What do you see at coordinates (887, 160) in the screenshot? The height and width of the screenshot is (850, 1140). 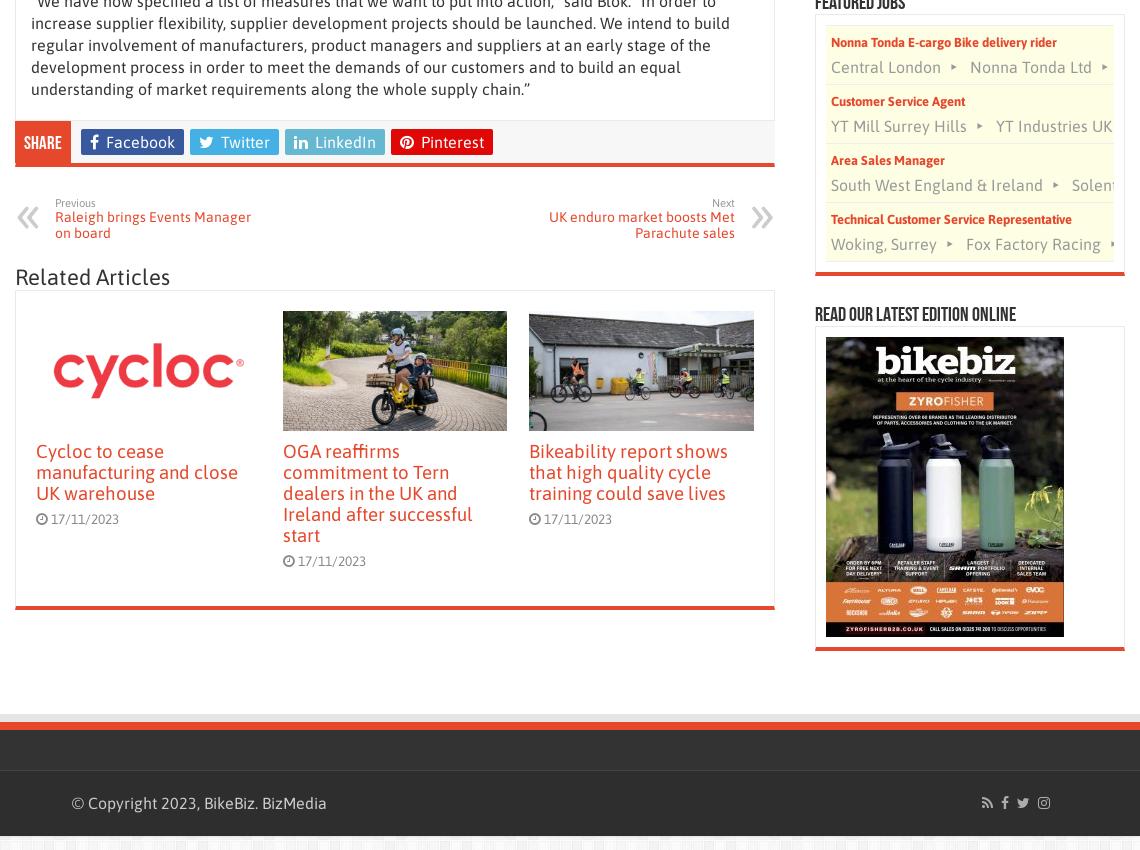 I see `'Area Sales Manager'` at bounding box center [887, 160].